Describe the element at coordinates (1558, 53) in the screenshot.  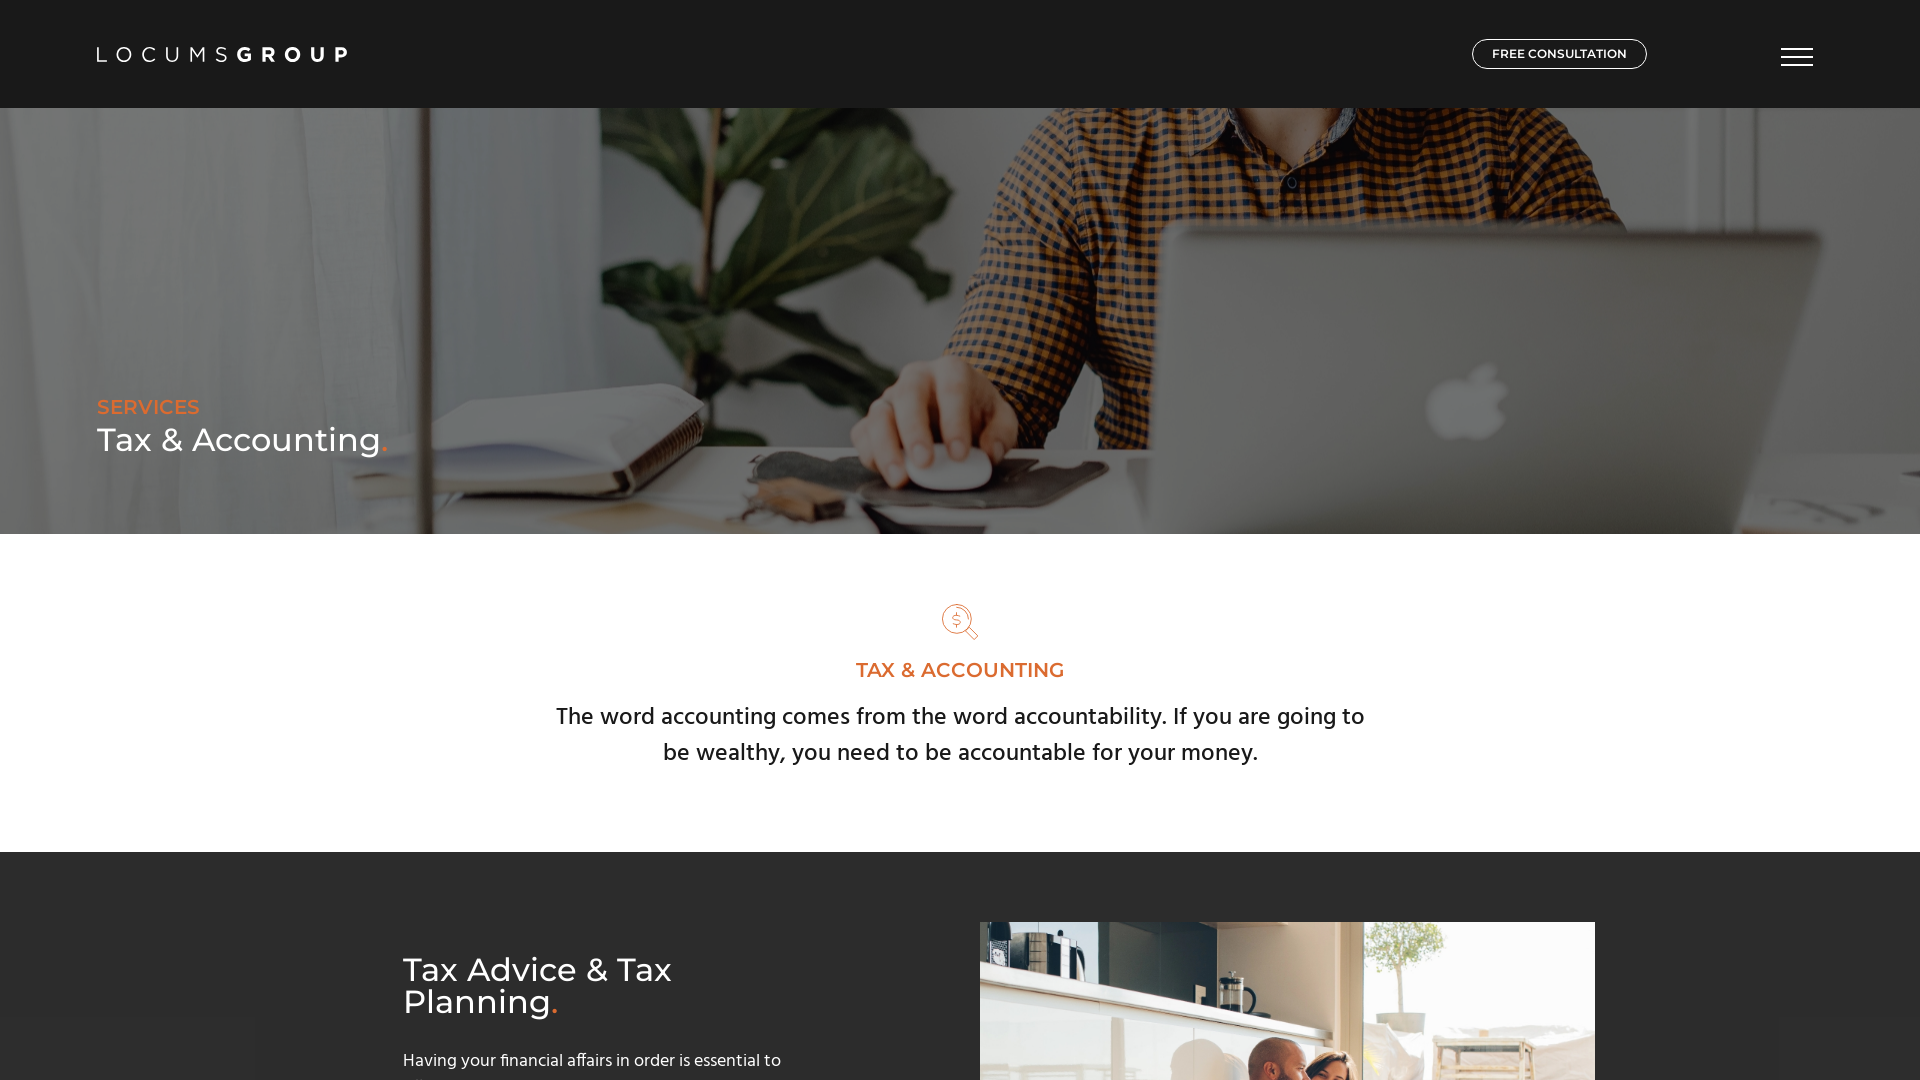
I see `'FREE CONSULTATION'` at that location.